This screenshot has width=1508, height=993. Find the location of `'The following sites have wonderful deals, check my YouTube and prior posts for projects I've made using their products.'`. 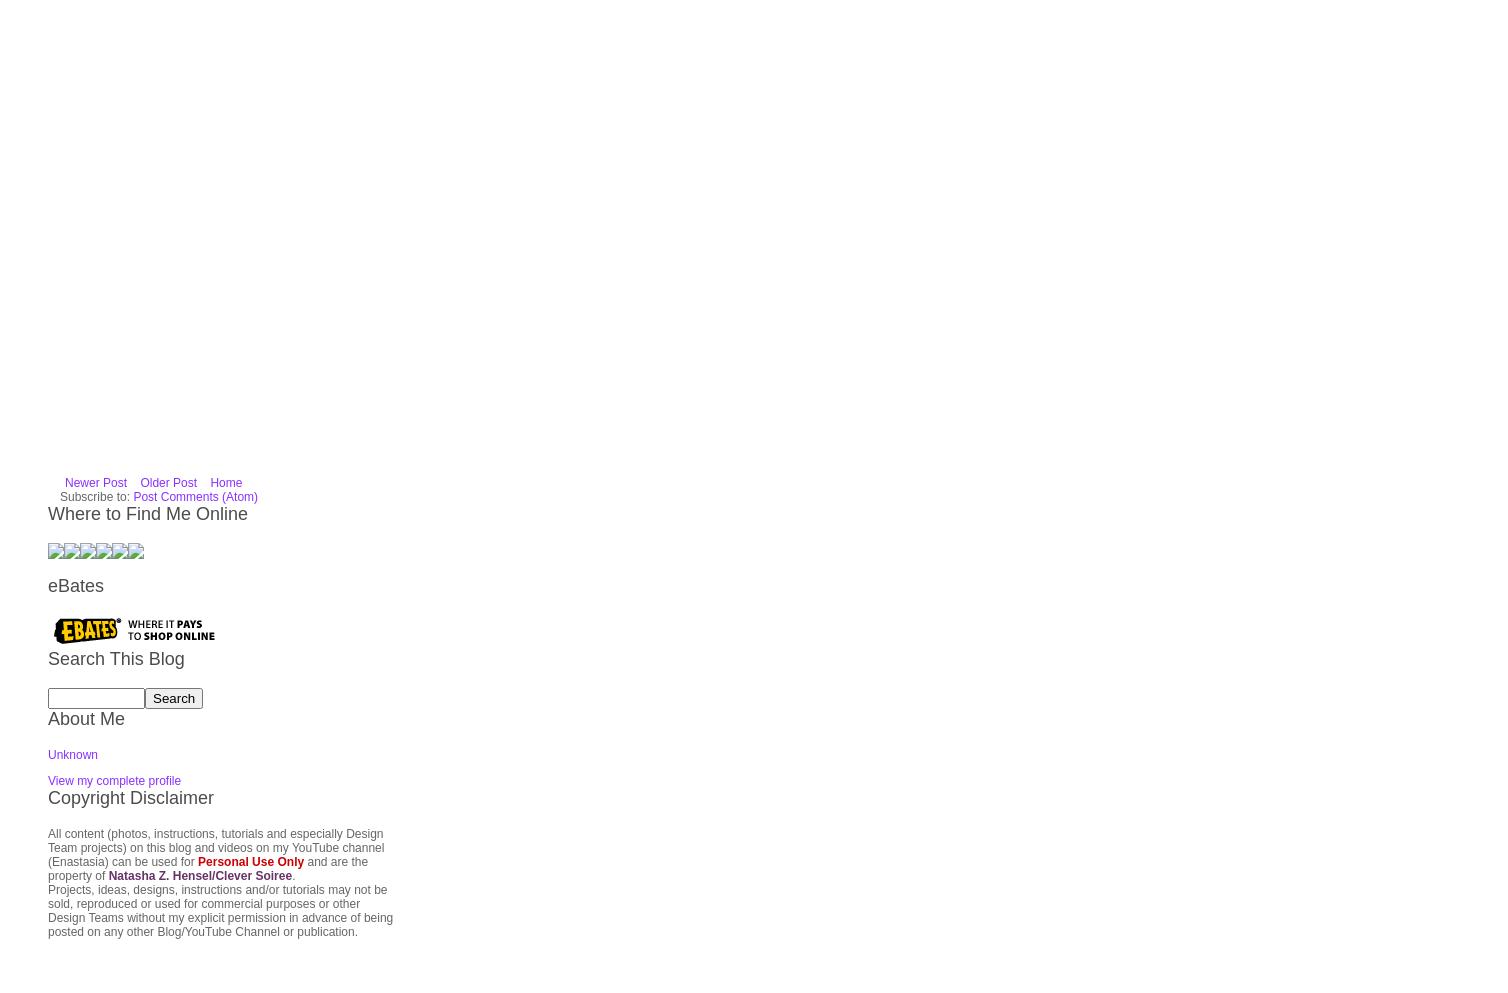

'The following sites have wonderful deals, check my YouTube and prior posts for projects I've made using their products.' is located at coordinates (220, 969).